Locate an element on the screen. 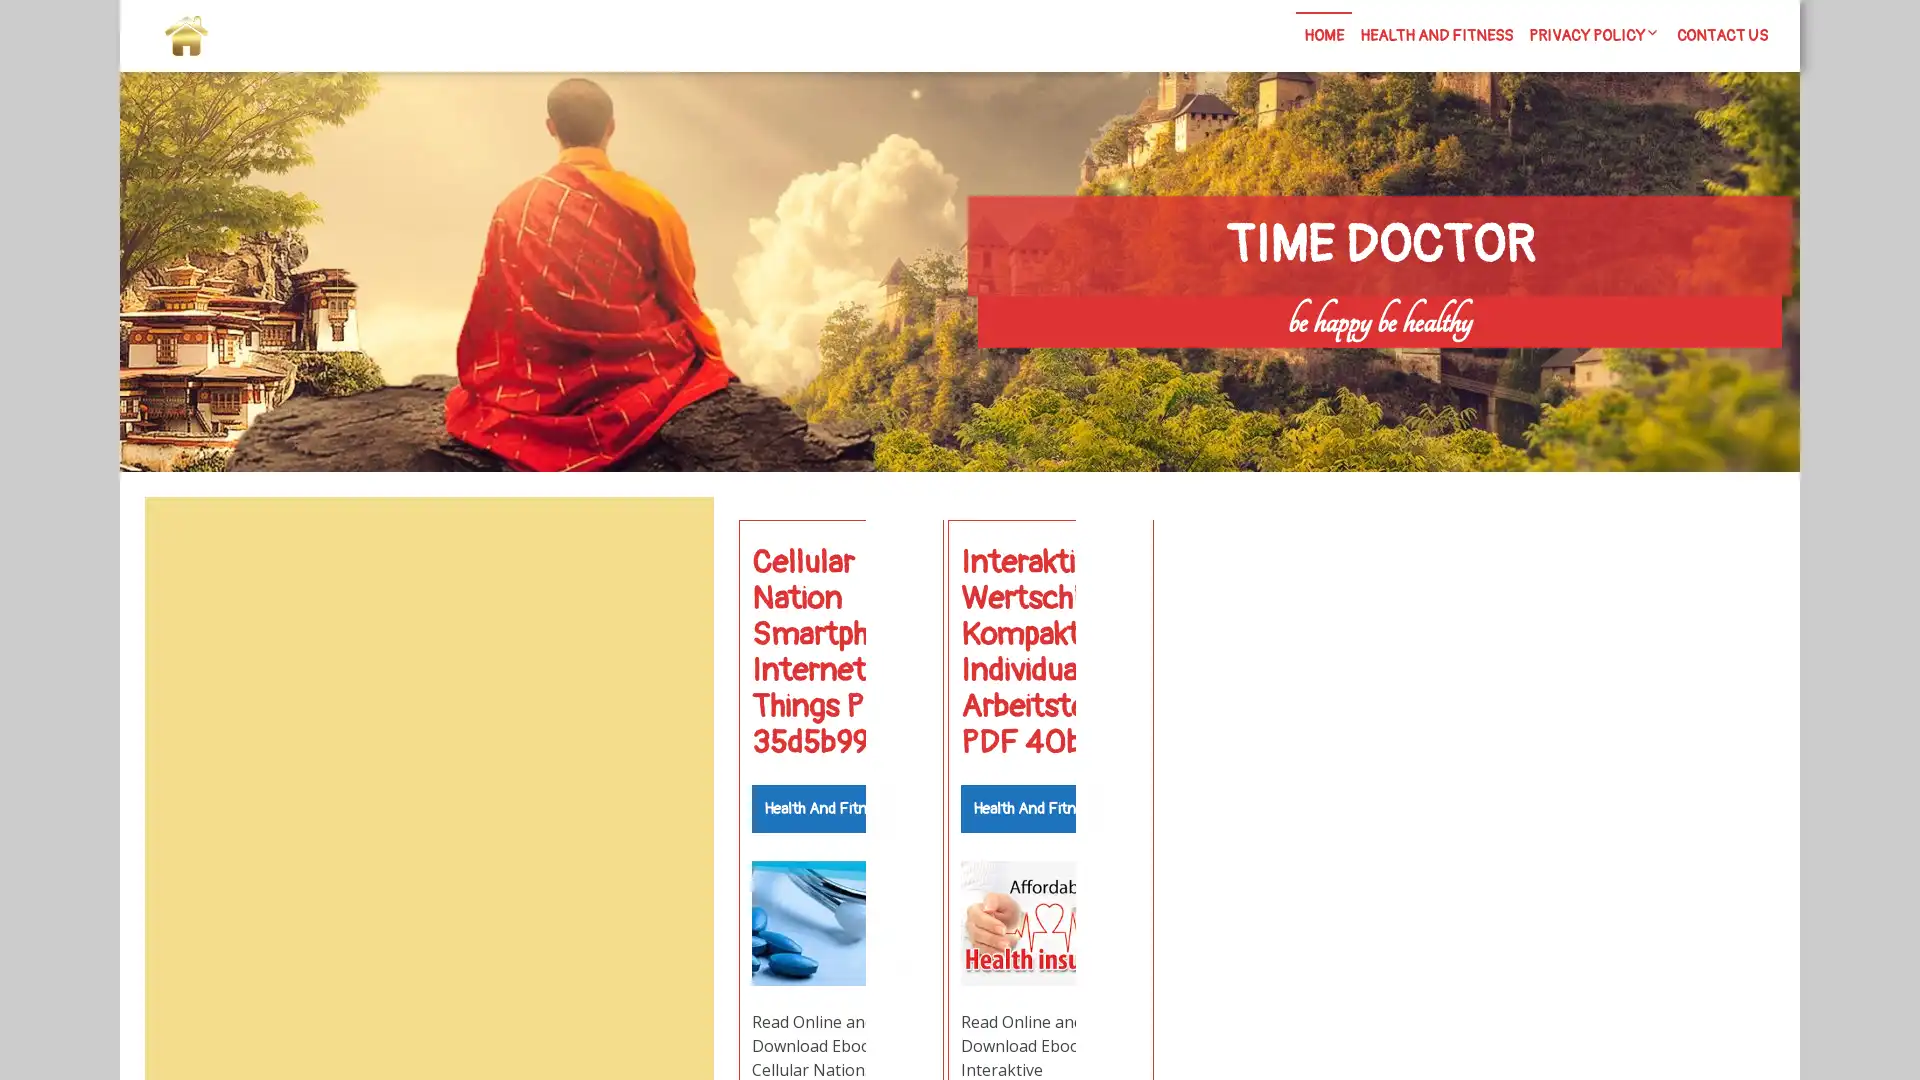 The width and height of the screenshot is (1920, 1080). Search is located at coordinates (667, 545).